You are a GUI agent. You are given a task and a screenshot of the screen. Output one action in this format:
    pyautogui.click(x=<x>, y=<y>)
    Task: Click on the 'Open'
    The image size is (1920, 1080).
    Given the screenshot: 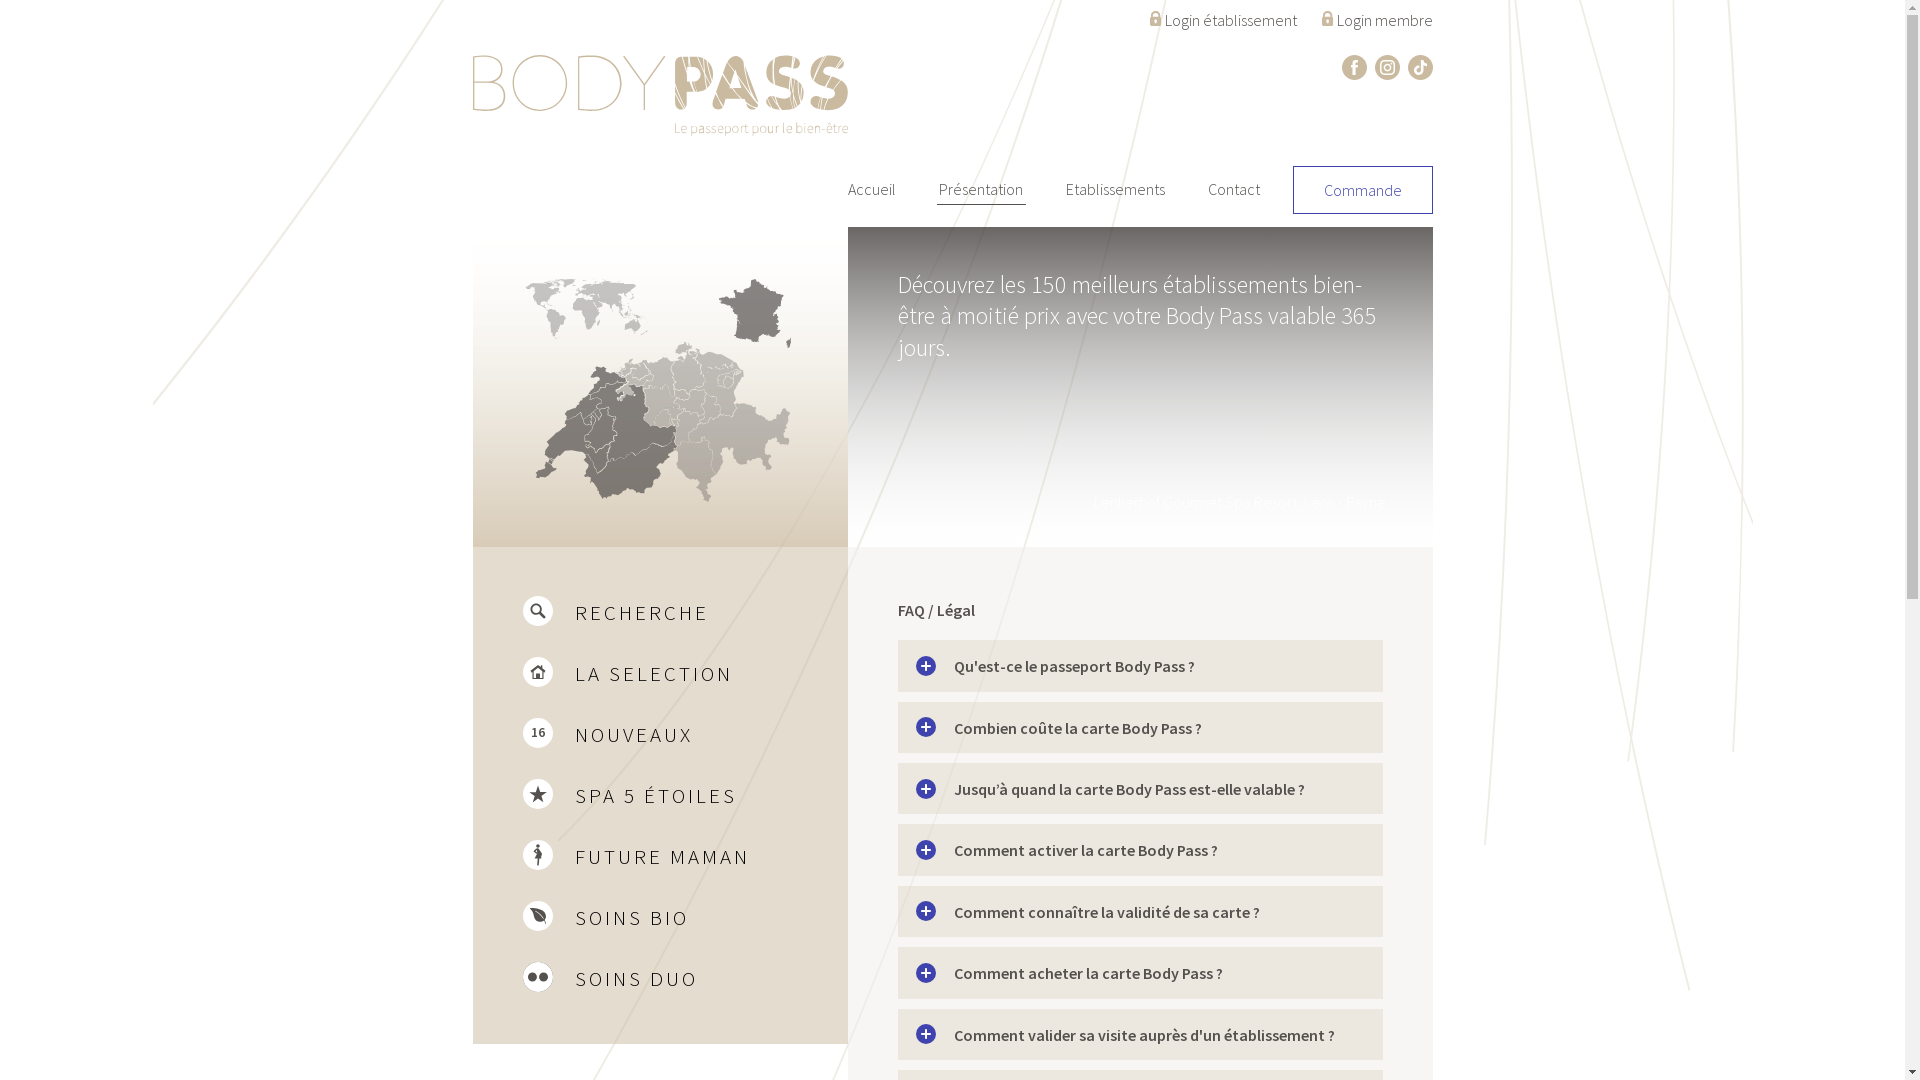 What is the action you would take?
    pyautogui.click(x=925, y=849)
    